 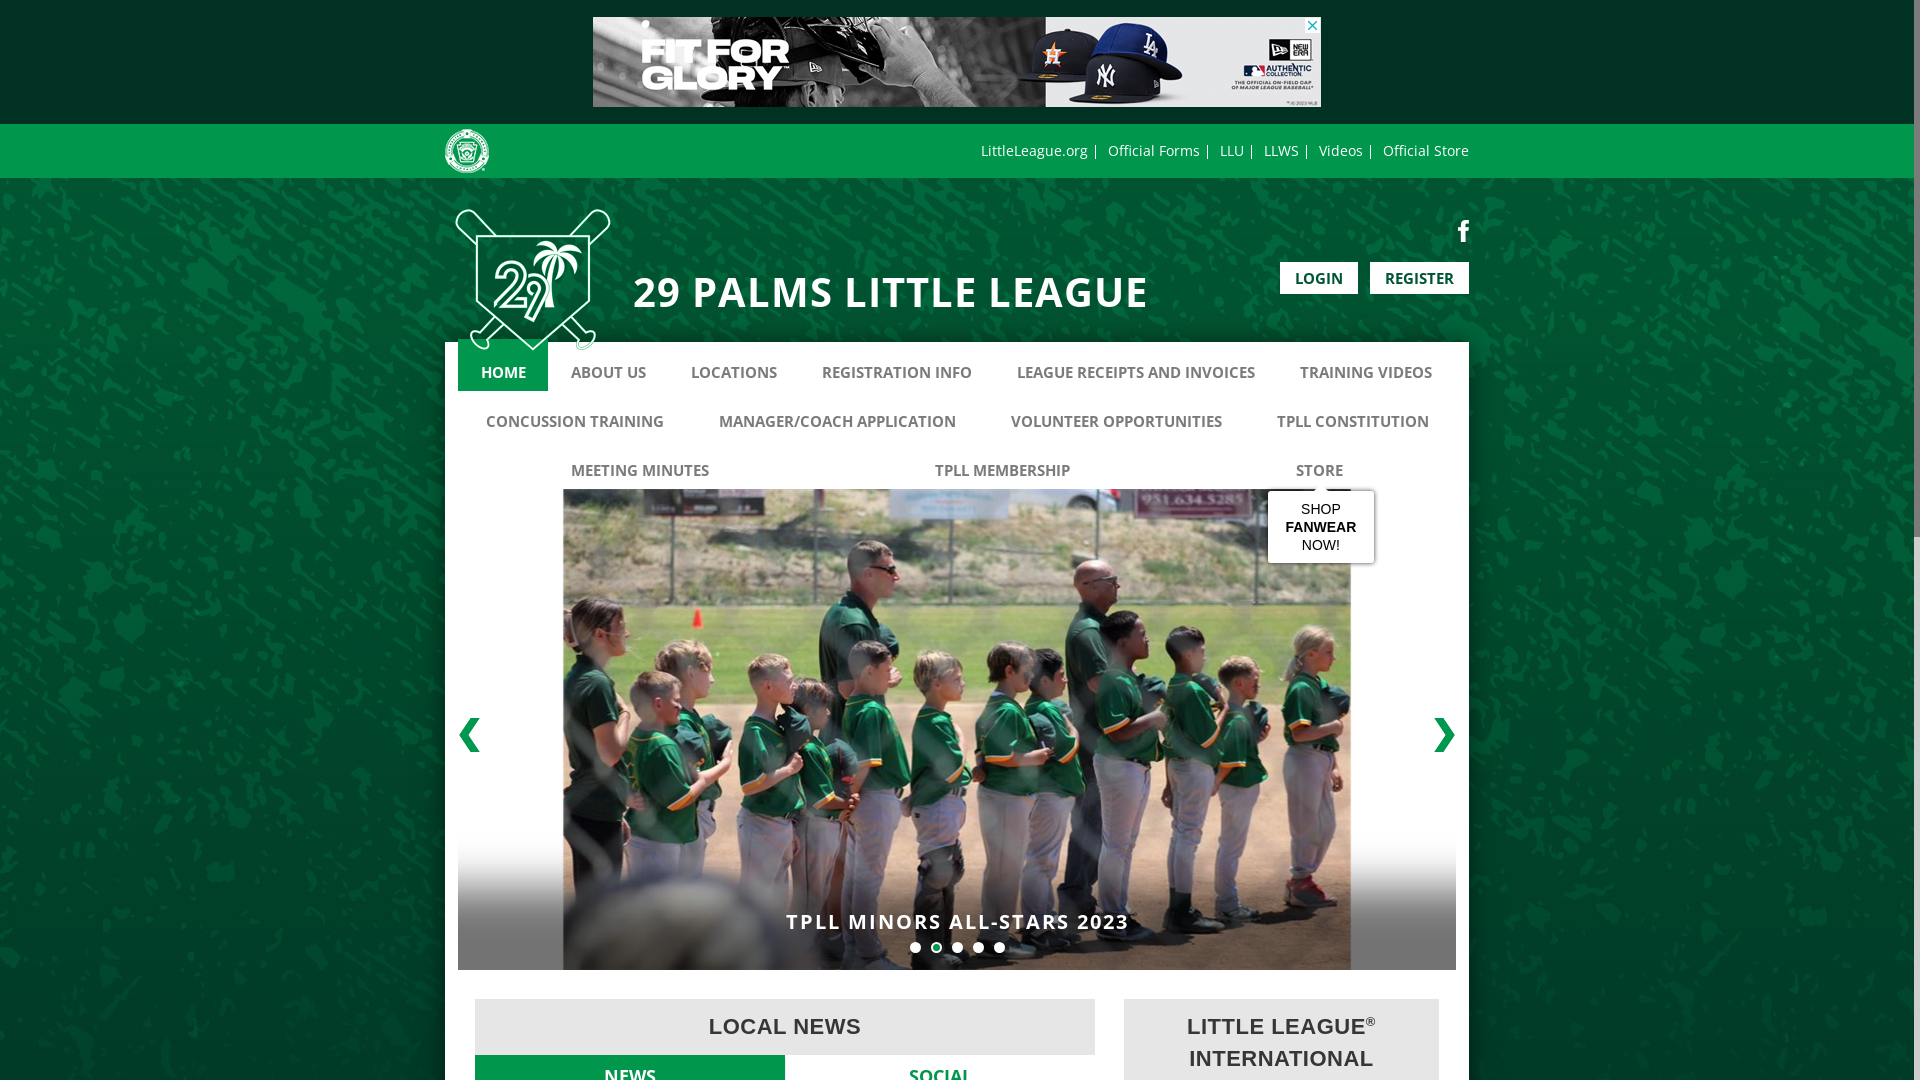 What do you see at coordinates (532, 280) in the screenshot?
I see `'Twentynine Palms Little League'` at bounding box center [532, 280].